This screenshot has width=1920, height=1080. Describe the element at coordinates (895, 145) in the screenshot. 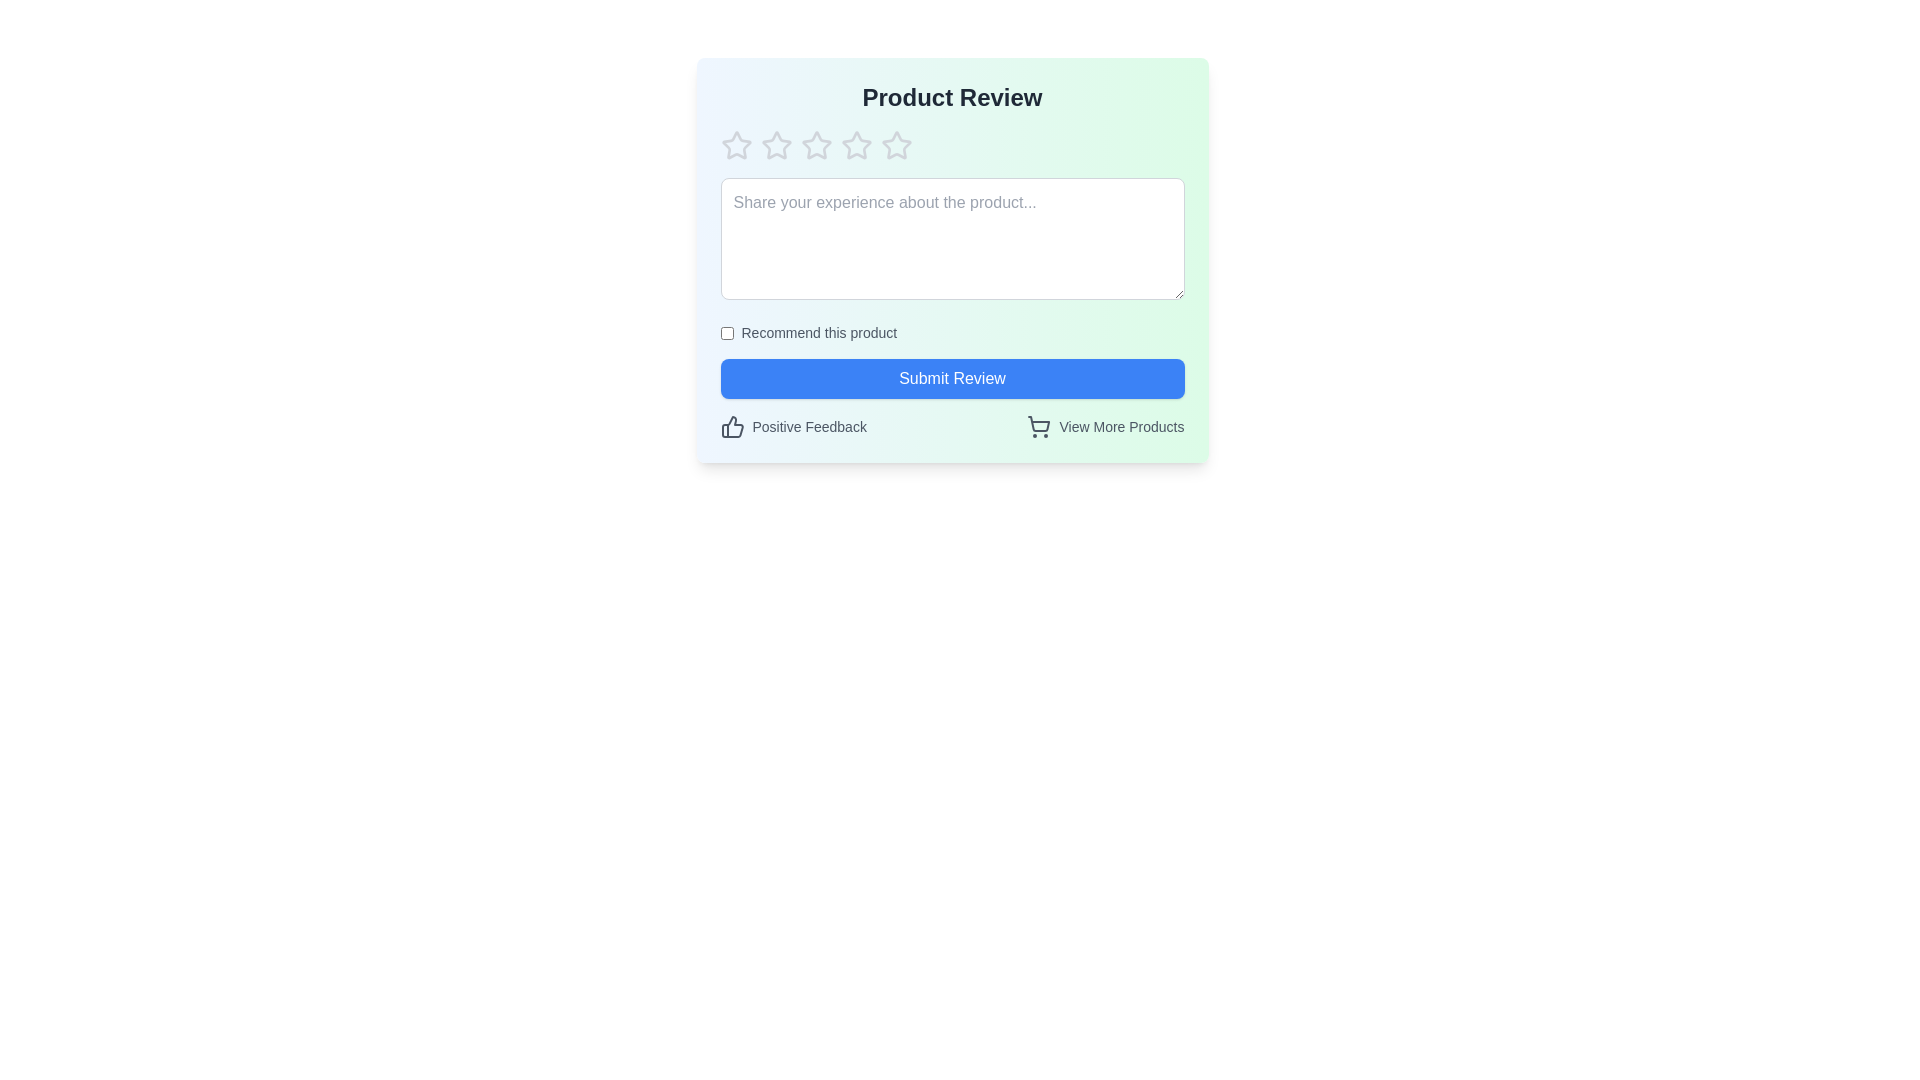

I see `the star representing 5 stars to preview the rating` at that location.